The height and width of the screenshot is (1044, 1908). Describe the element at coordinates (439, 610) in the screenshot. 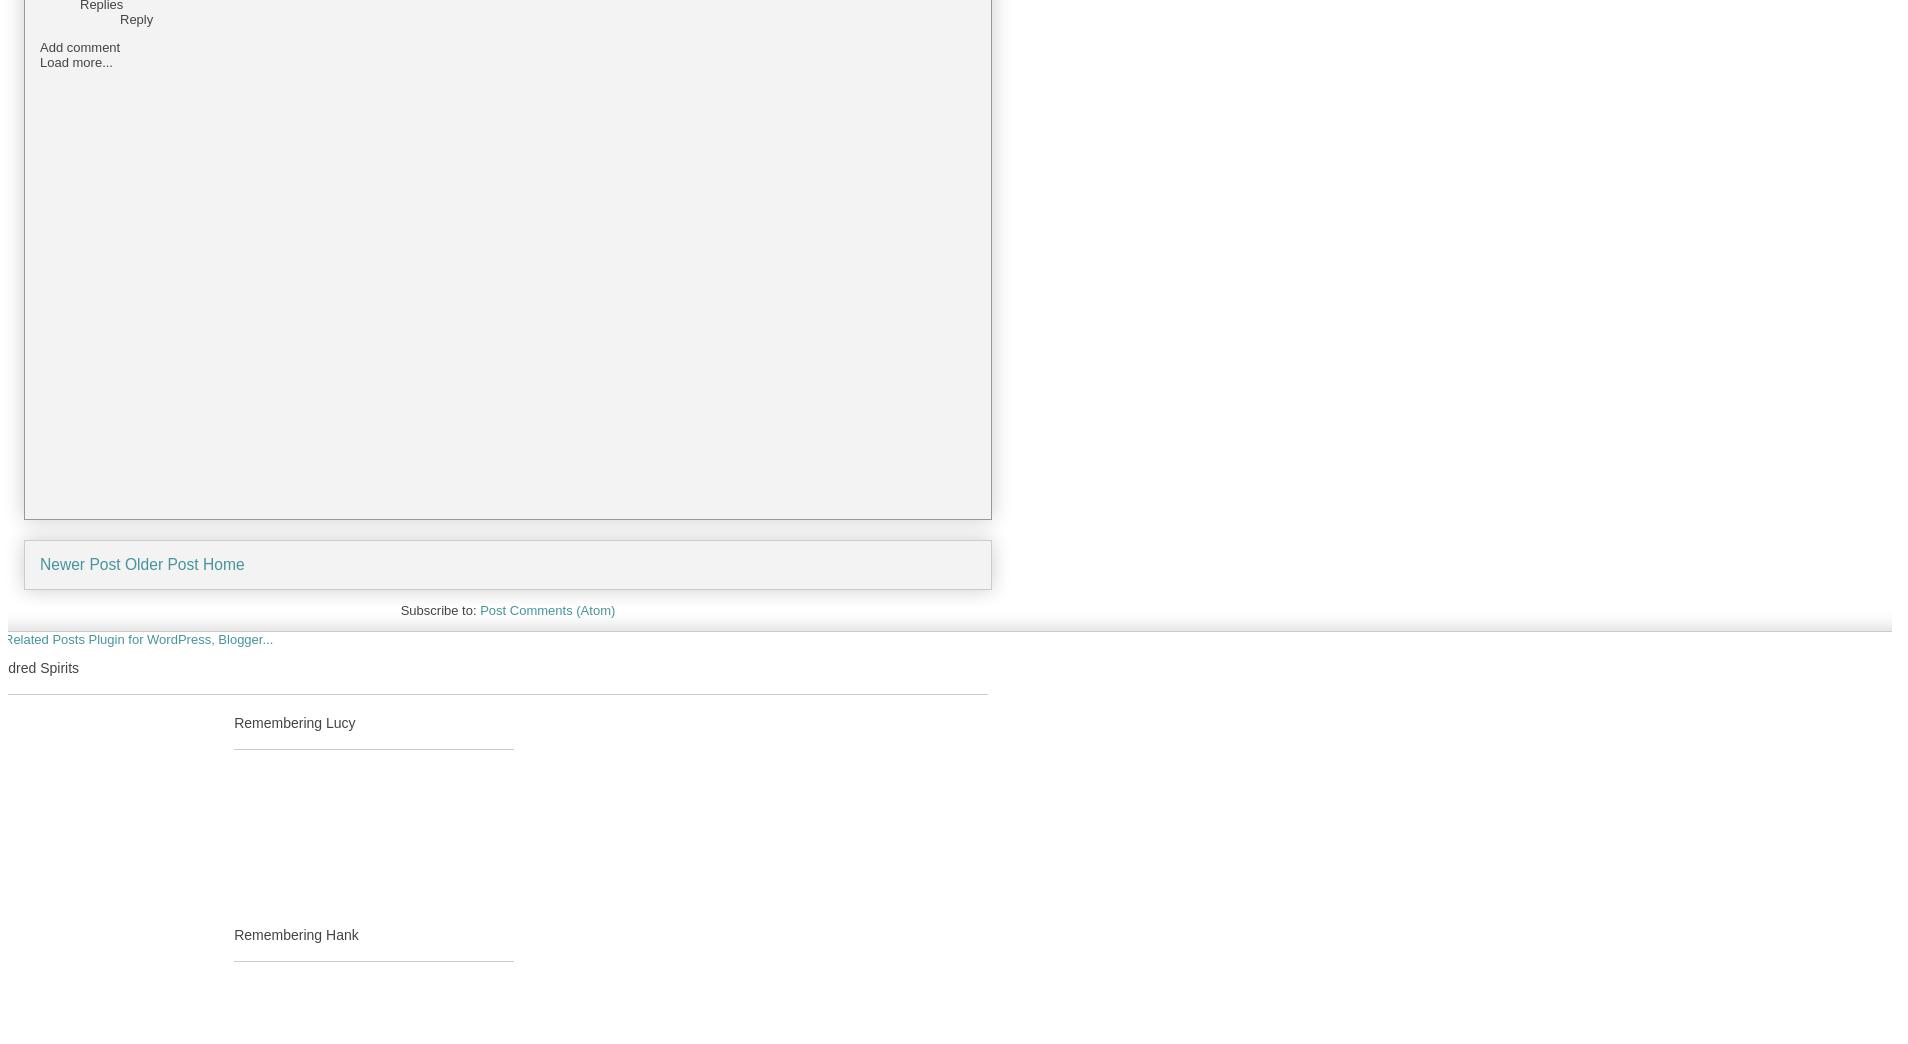

I see `'Subscribe to:'` at that location.